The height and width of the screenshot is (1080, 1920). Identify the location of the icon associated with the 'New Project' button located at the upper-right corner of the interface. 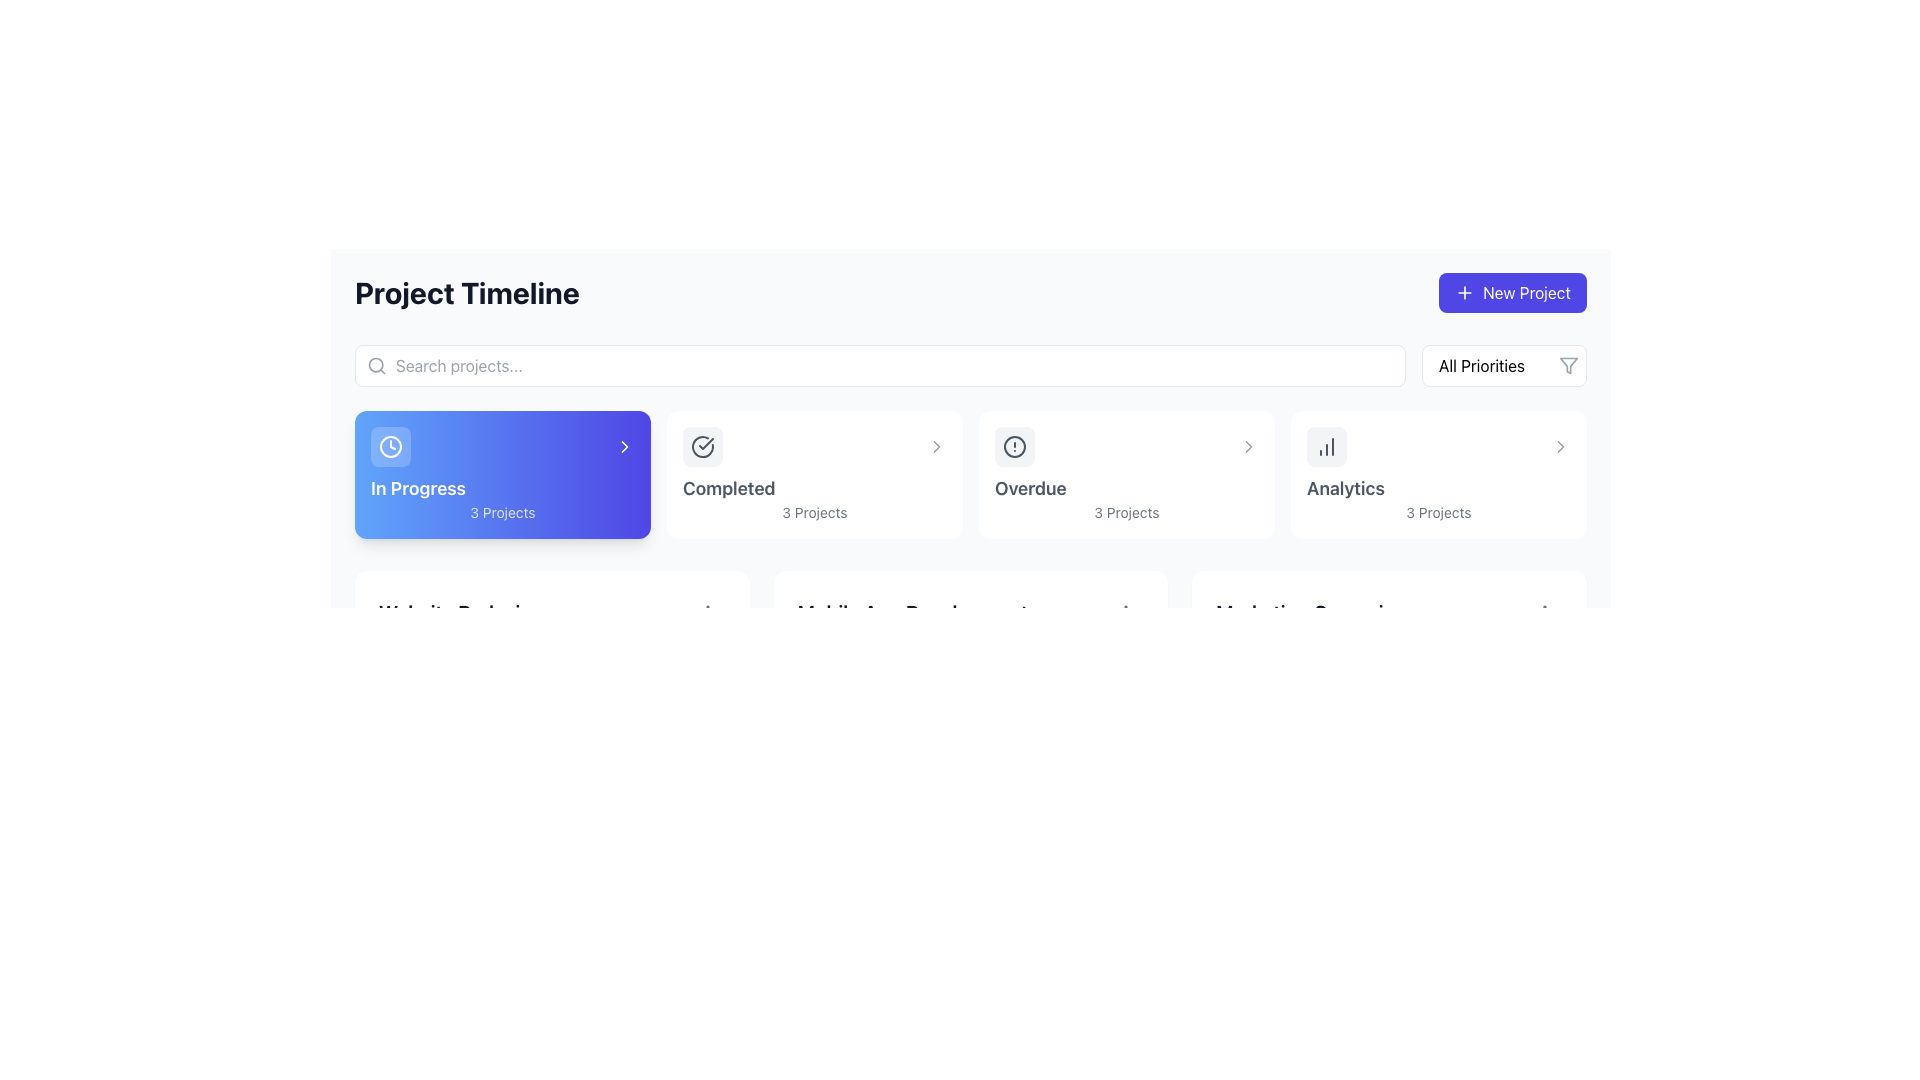
(1464, 293).